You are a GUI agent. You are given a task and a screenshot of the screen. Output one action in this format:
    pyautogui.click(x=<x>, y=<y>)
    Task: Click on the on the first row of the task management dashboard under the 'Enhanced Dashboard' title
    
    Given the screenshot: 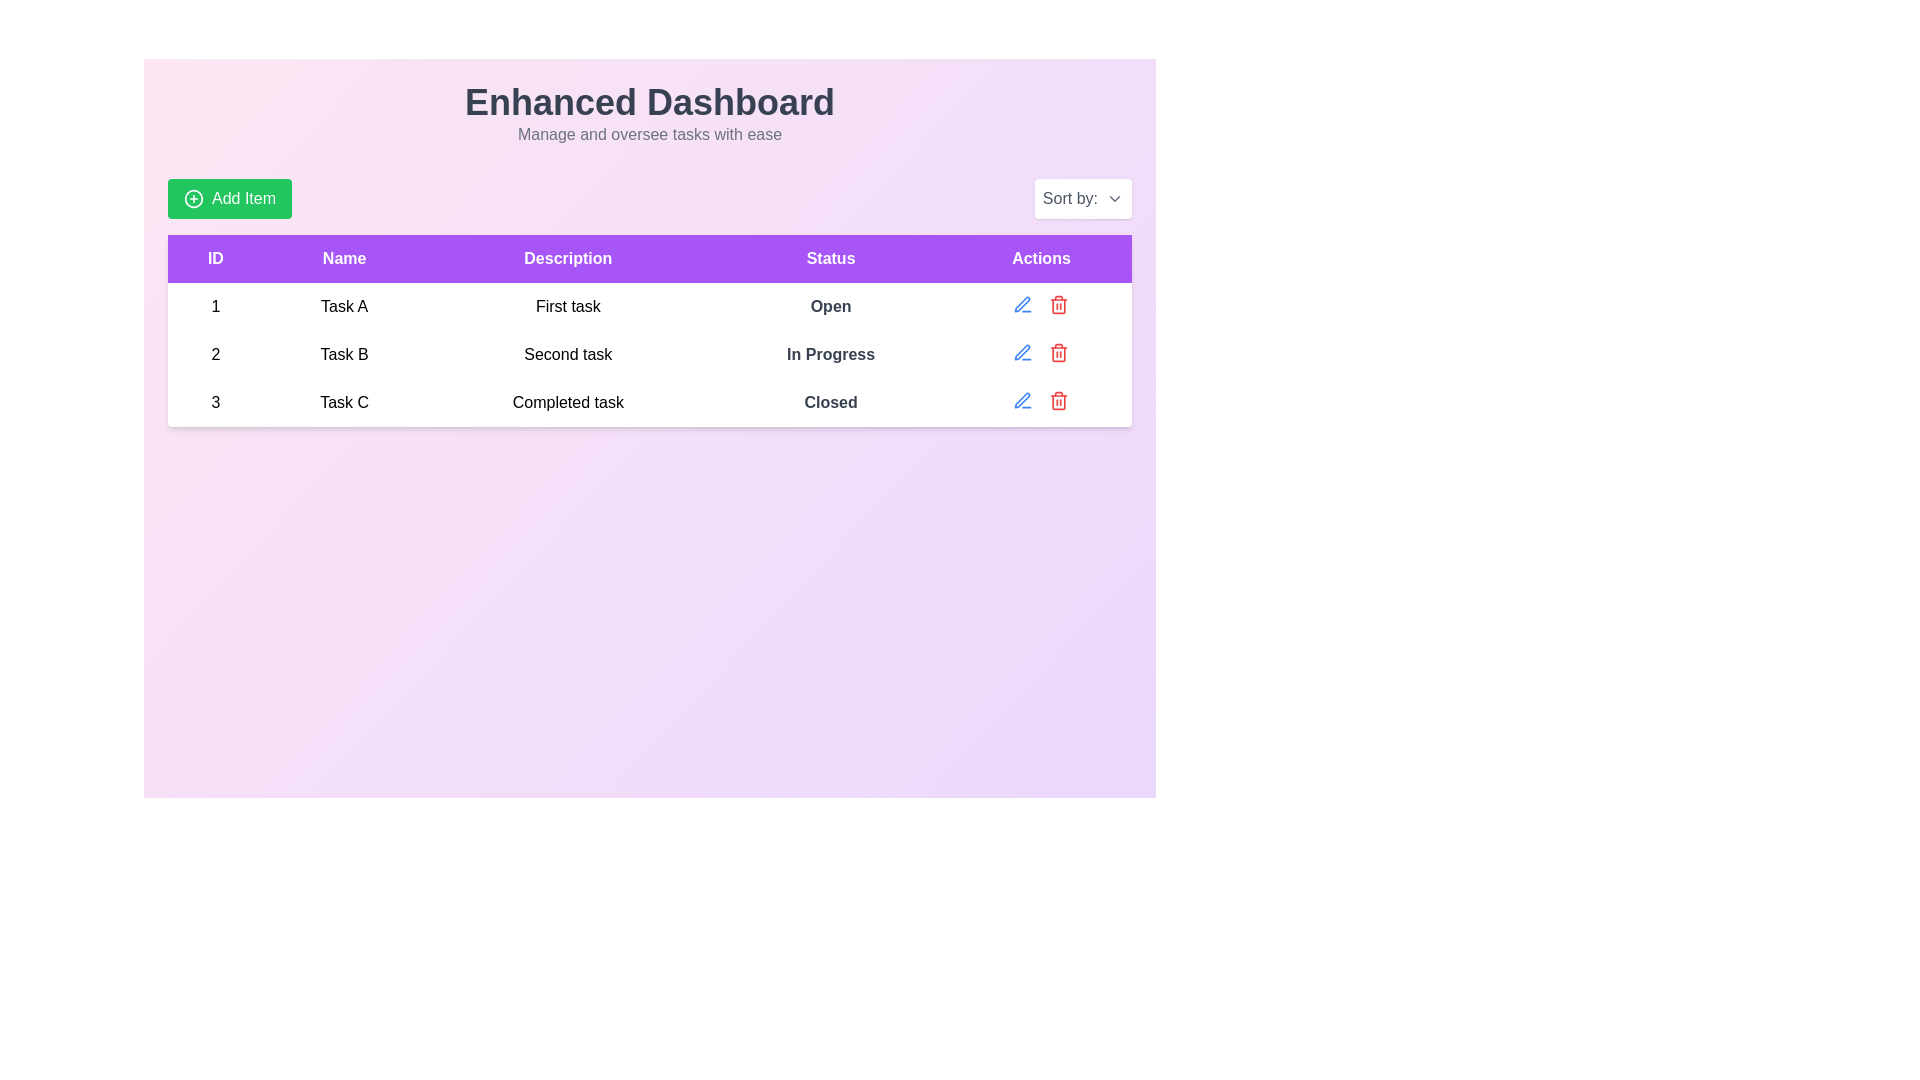 What is the action you would take?
    pyautogui.click(x=649, y=307)
    